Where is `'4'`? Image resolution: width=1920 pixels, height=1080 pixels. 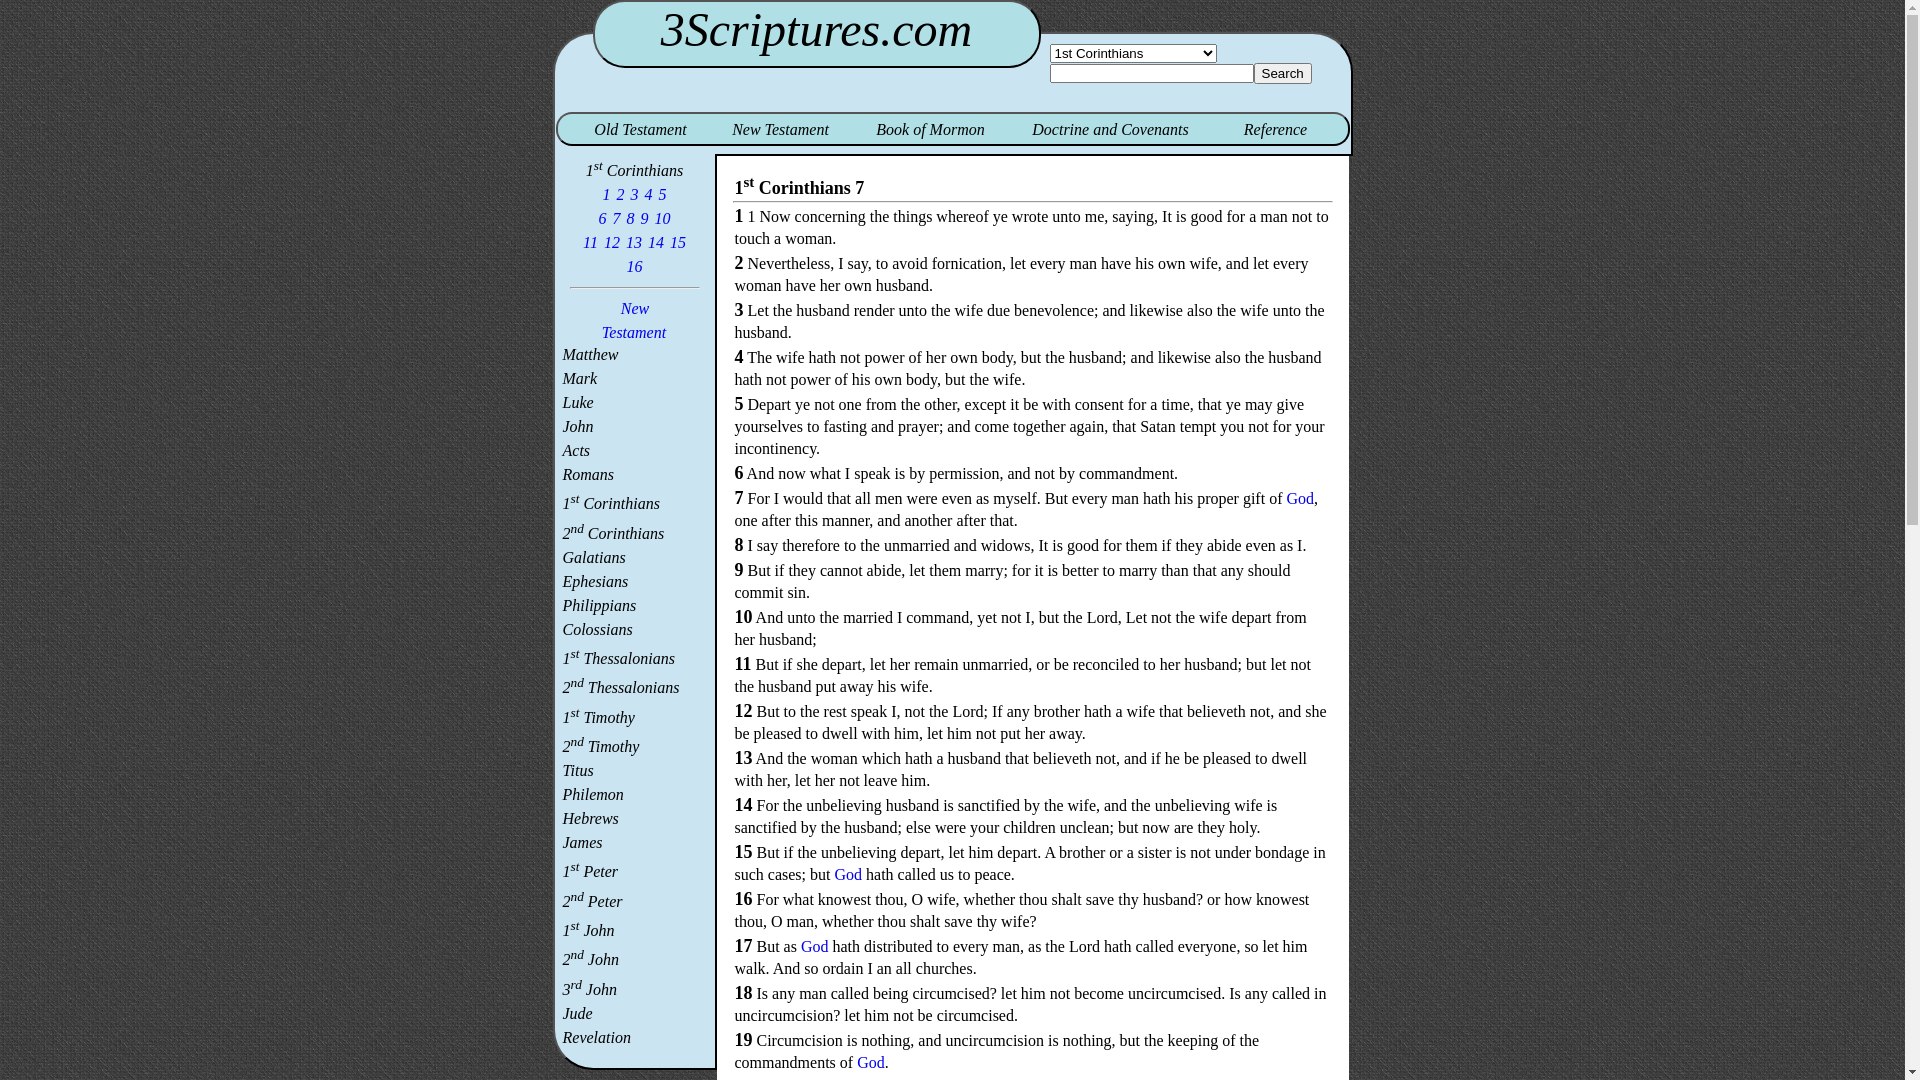
'4' is located at coordinates (648, 194).